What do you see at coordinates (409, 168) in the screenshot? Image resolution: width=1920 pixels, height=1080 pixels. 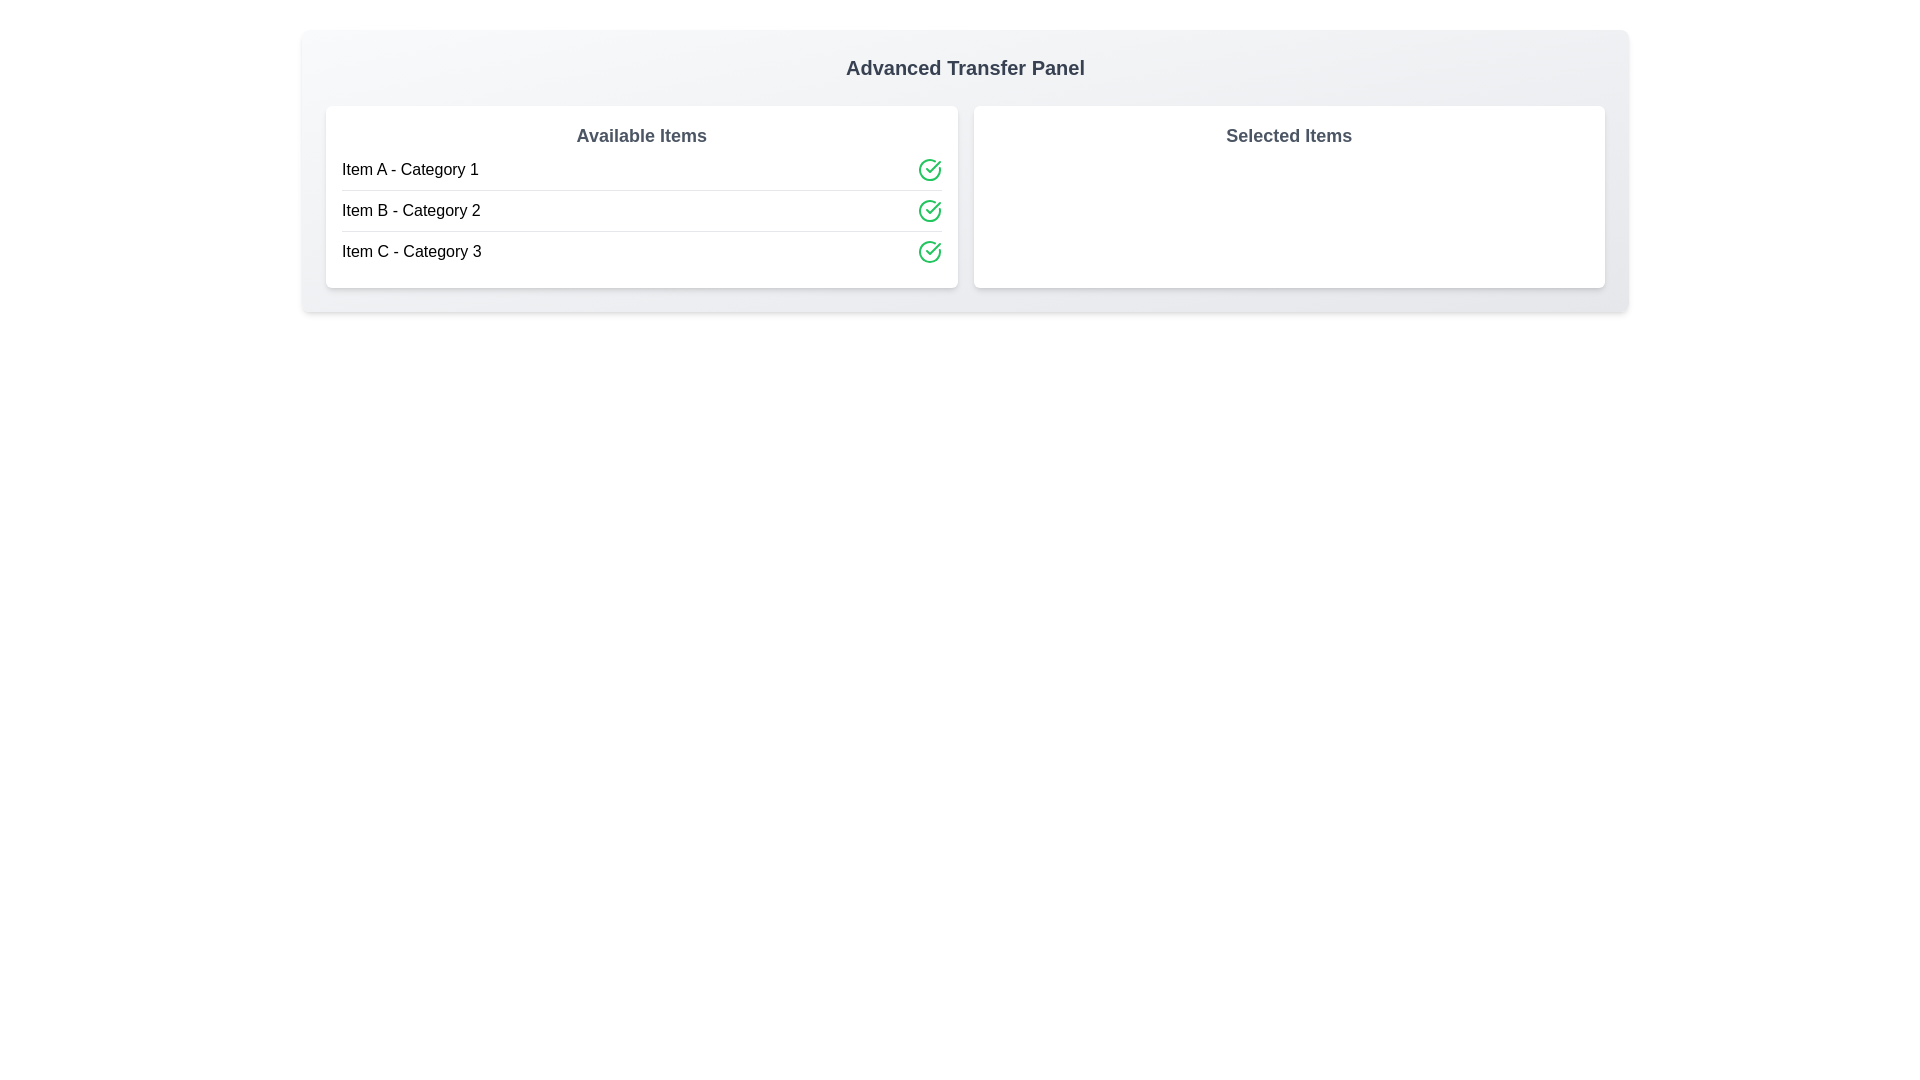 I see `text from the text label displaying 'Item A - Category 1', which is the first entry in the 'Available Items' list` at bounding box center [409, 168].